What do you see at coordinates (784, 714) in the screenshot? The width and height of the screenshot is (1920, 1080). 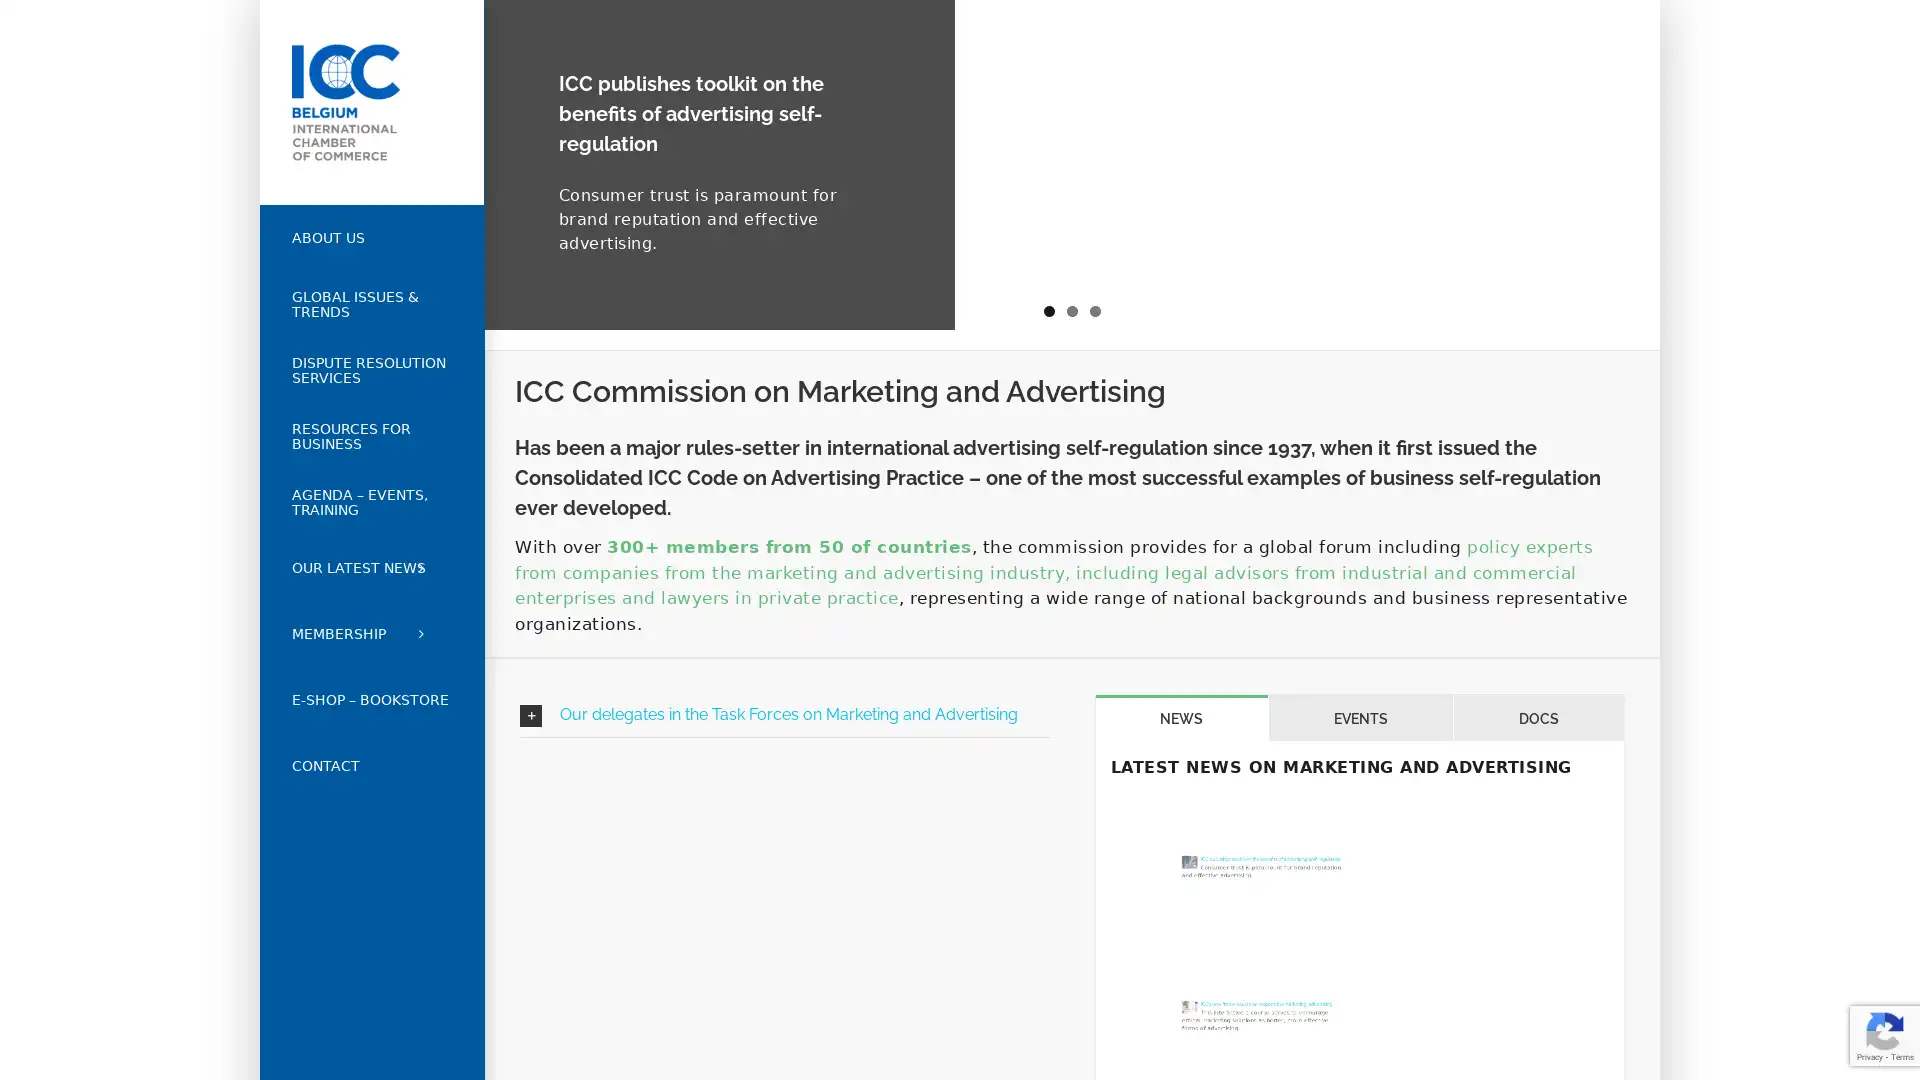 I see `Our delegates in the Task Forces on Marketing and Advertising` at bounding box center [784, 714].